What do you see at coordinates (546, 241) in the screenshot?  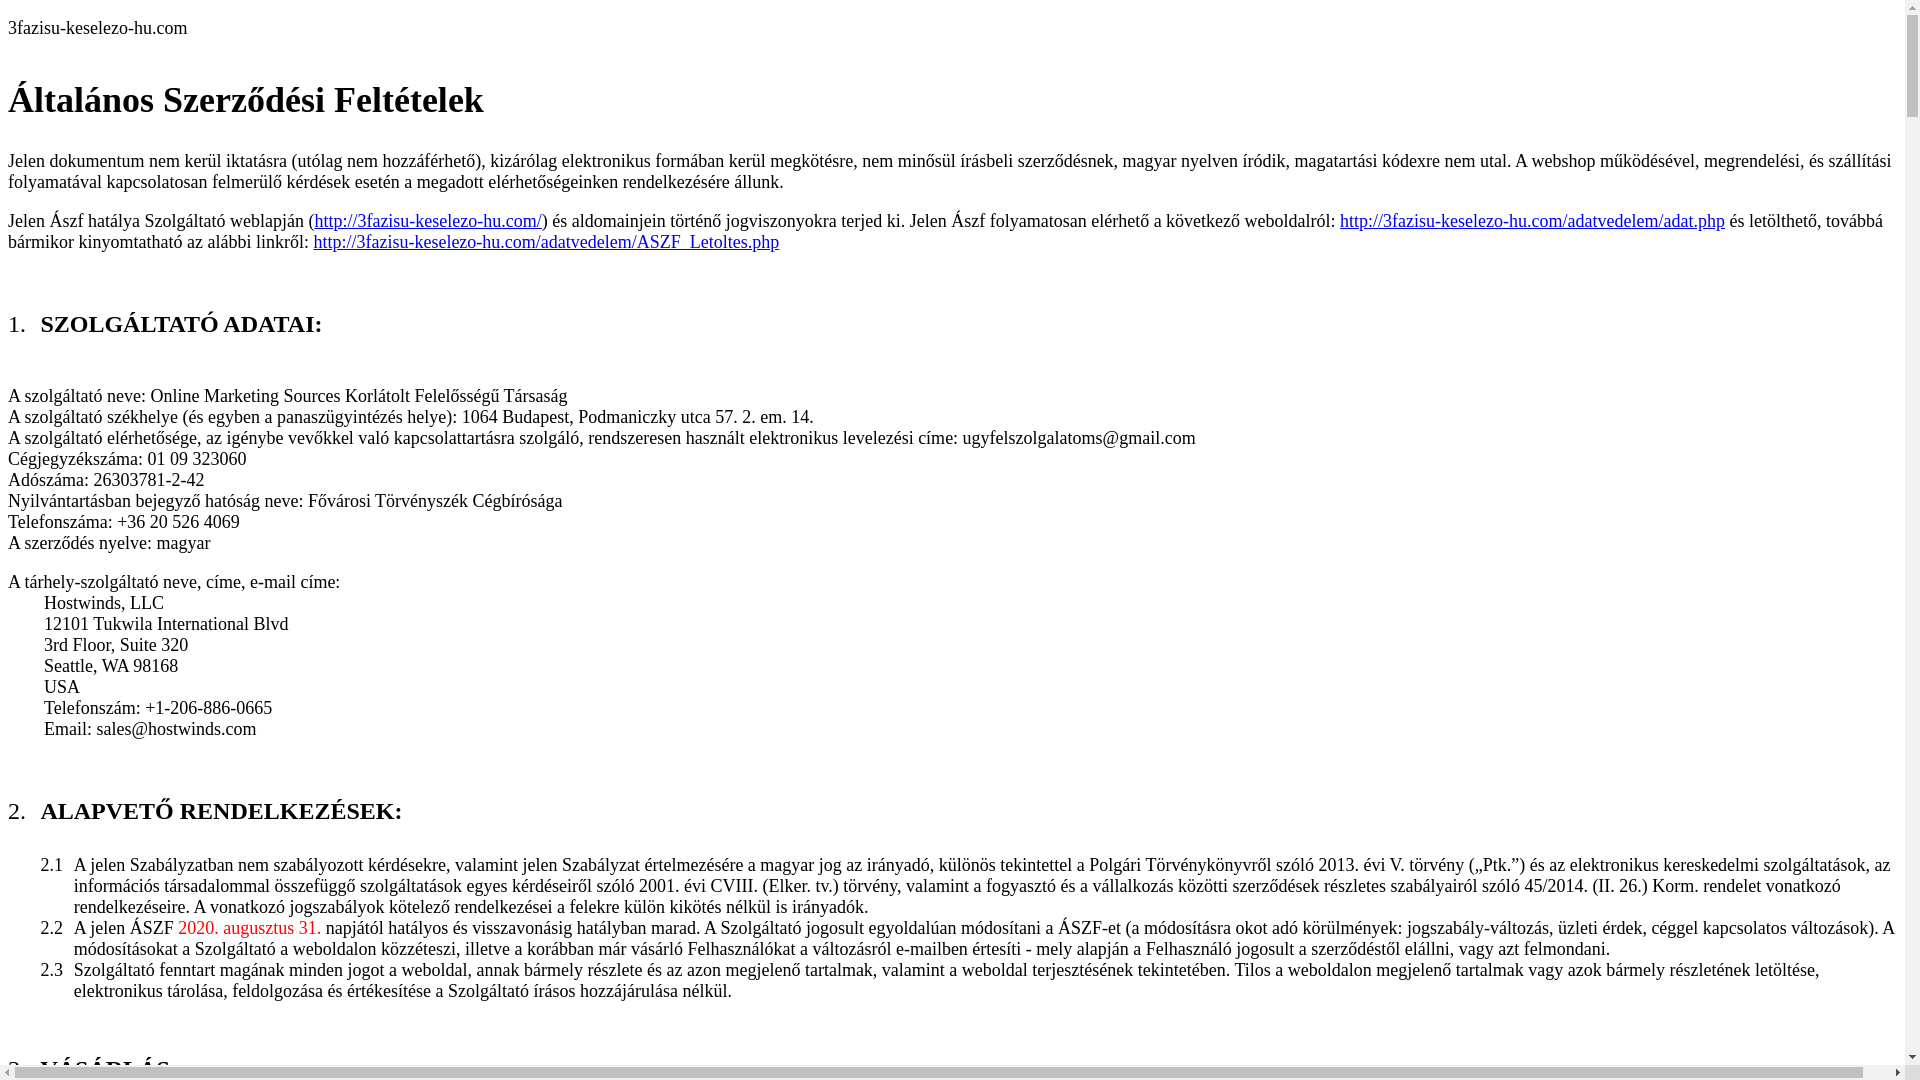 I see `'http://3fazisu-keselezo-hu.com/adatvedelem/ASZF_Letoltes.php'` at bounding box center [546, 241].